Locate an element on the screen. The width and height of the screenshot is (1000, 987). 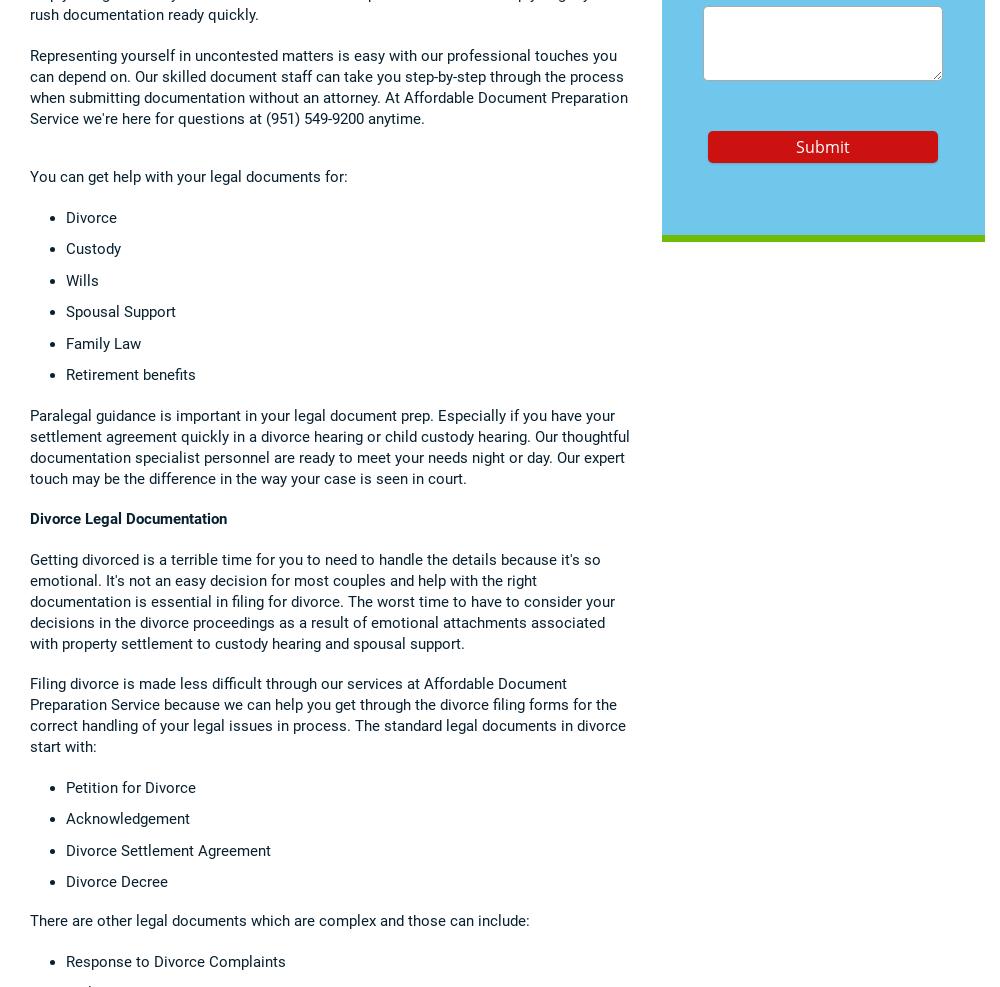
'Response to Divorce Complaints' is located at coordinates (176, 961).